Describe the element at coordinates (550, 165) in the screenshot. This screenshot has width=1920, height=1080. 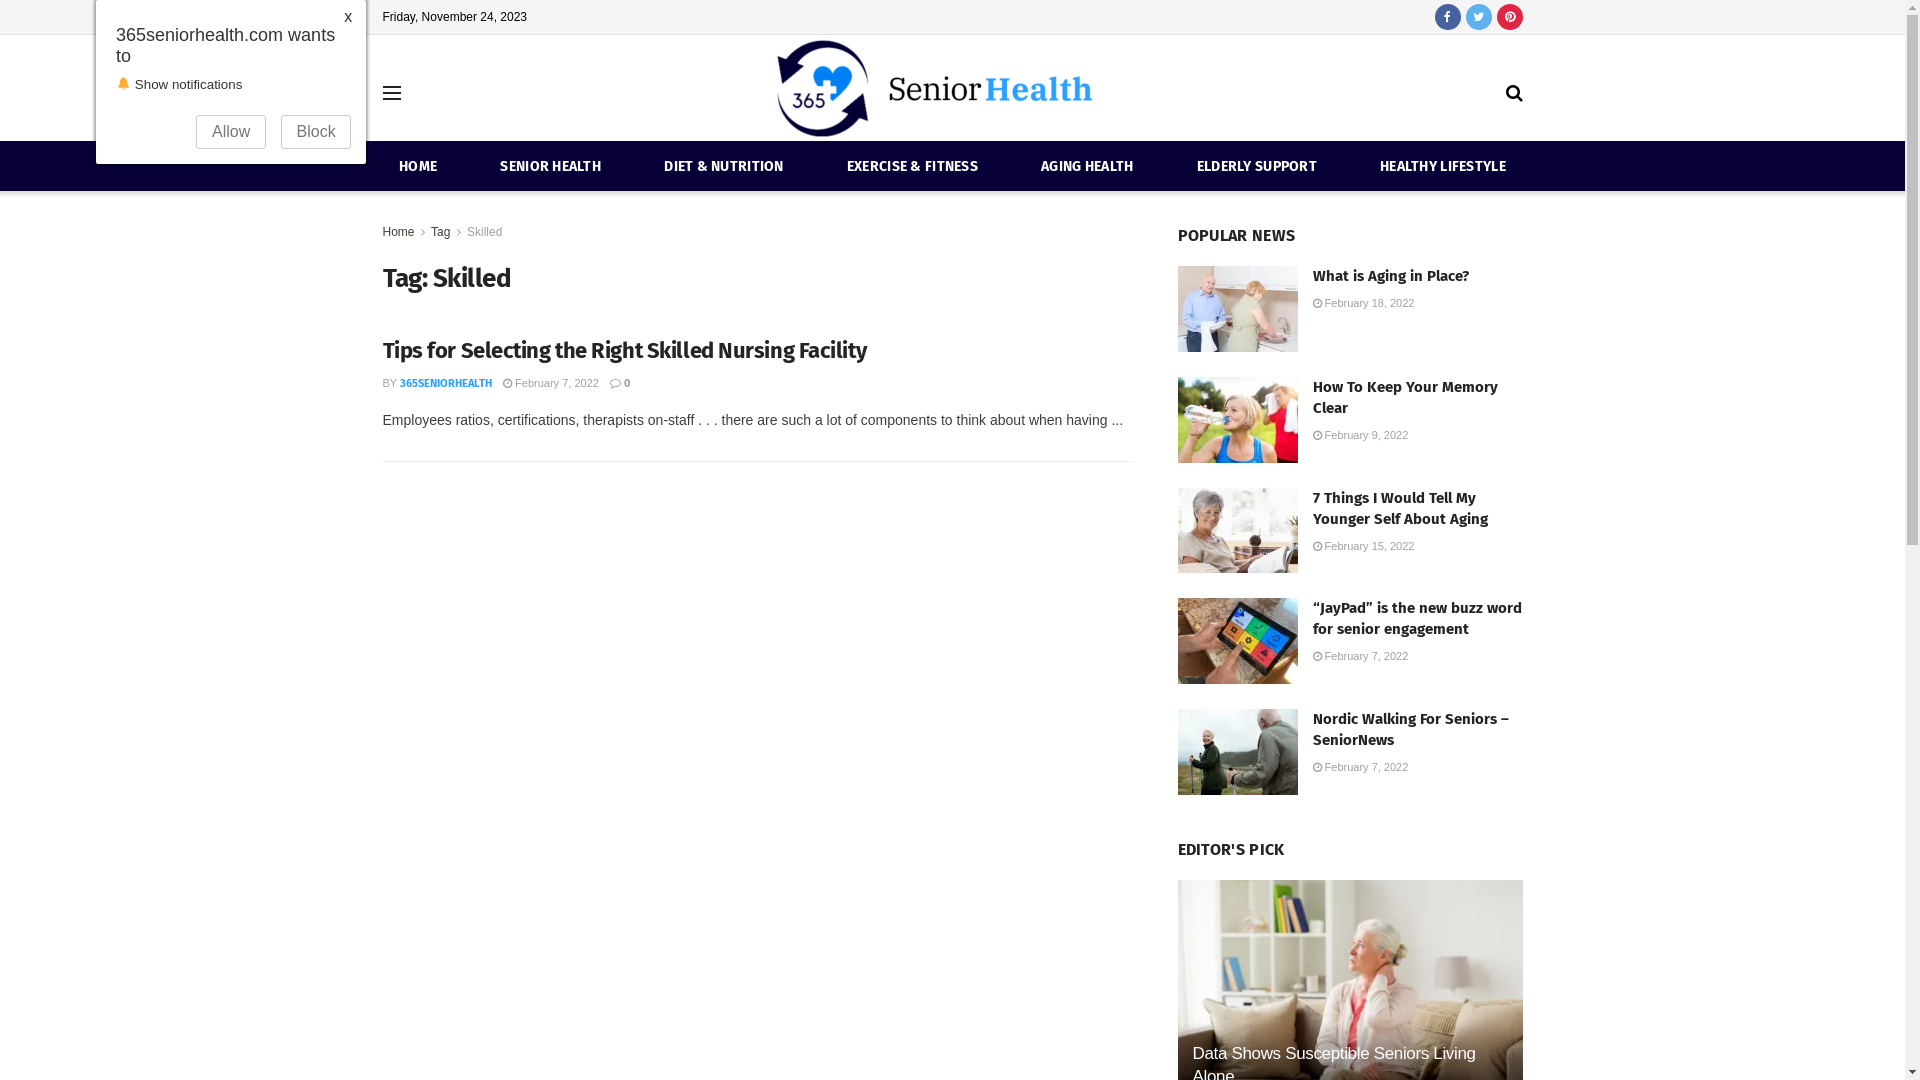
I see `'SENIOR HEALTH'` at that location.